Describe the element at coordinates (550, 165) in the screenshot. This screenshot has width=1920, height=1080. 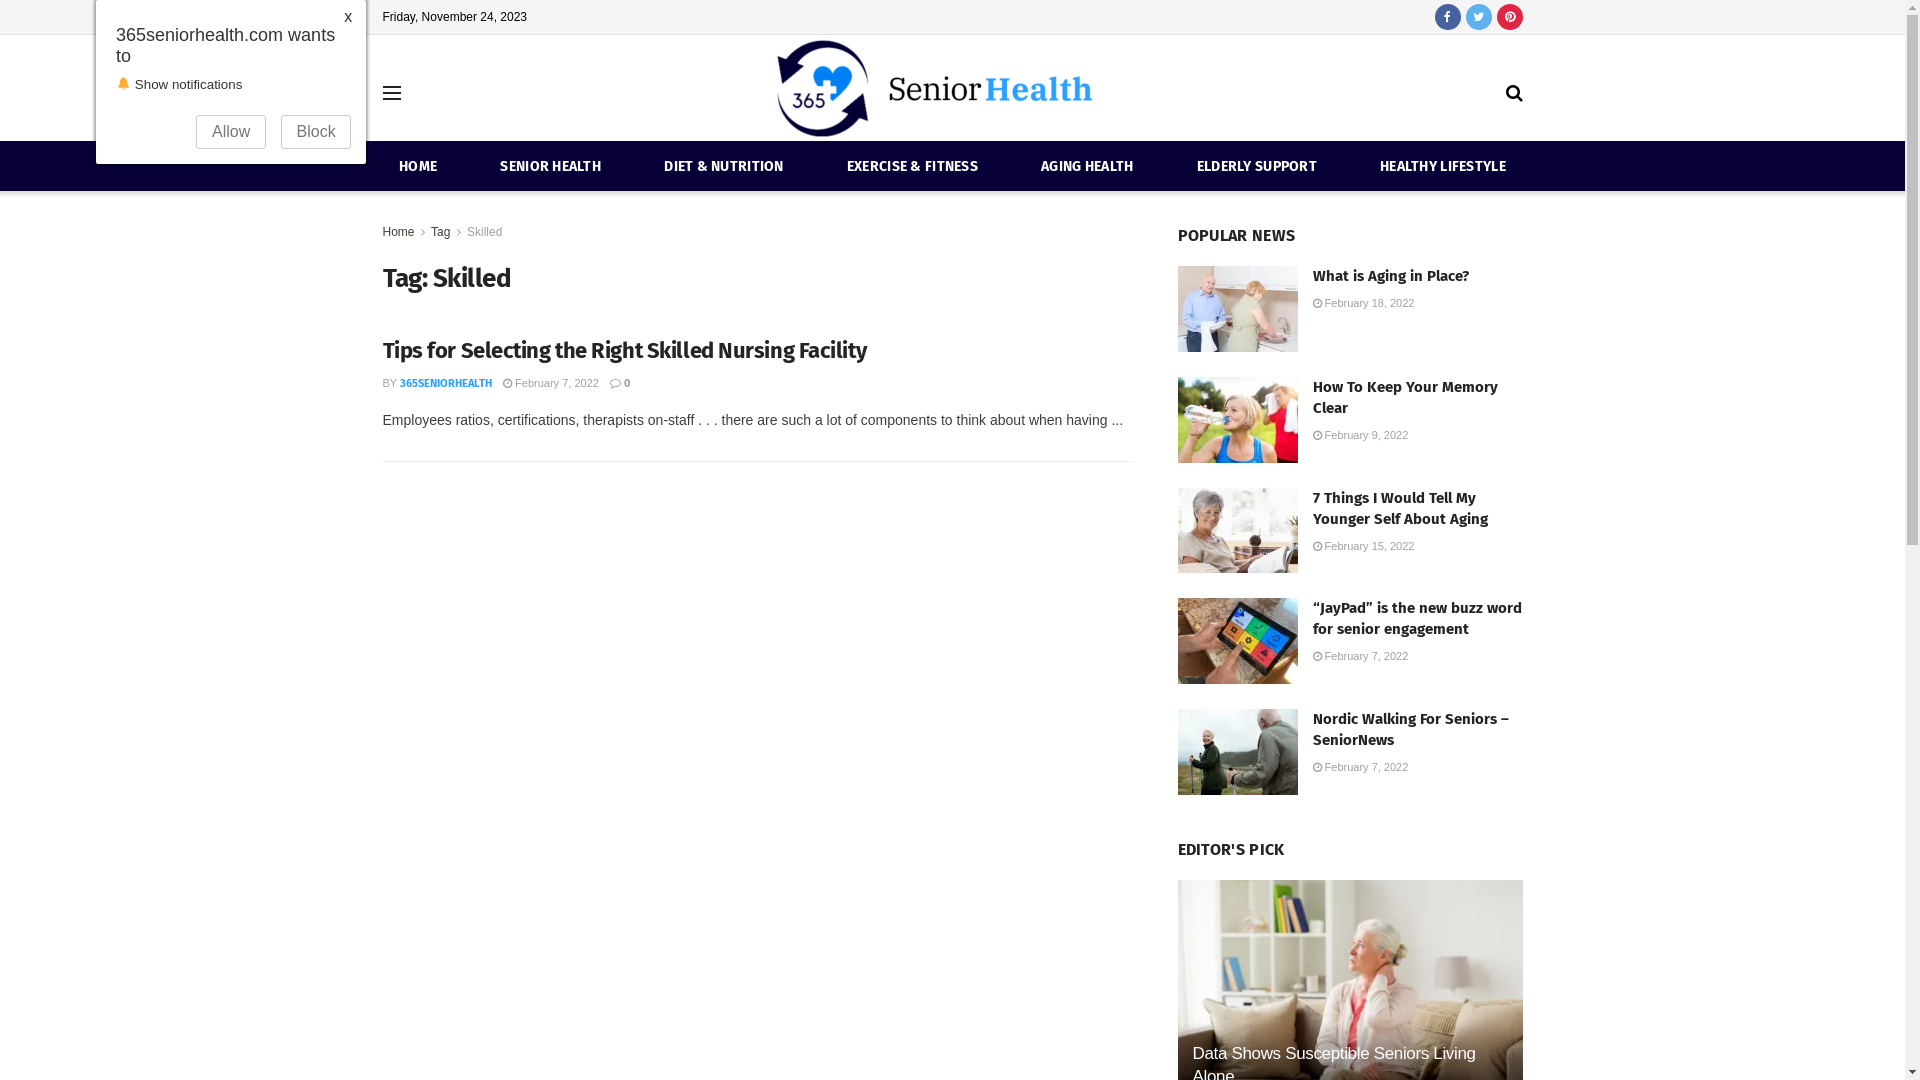
I see `'SENIOR HEALTH'` at that location.